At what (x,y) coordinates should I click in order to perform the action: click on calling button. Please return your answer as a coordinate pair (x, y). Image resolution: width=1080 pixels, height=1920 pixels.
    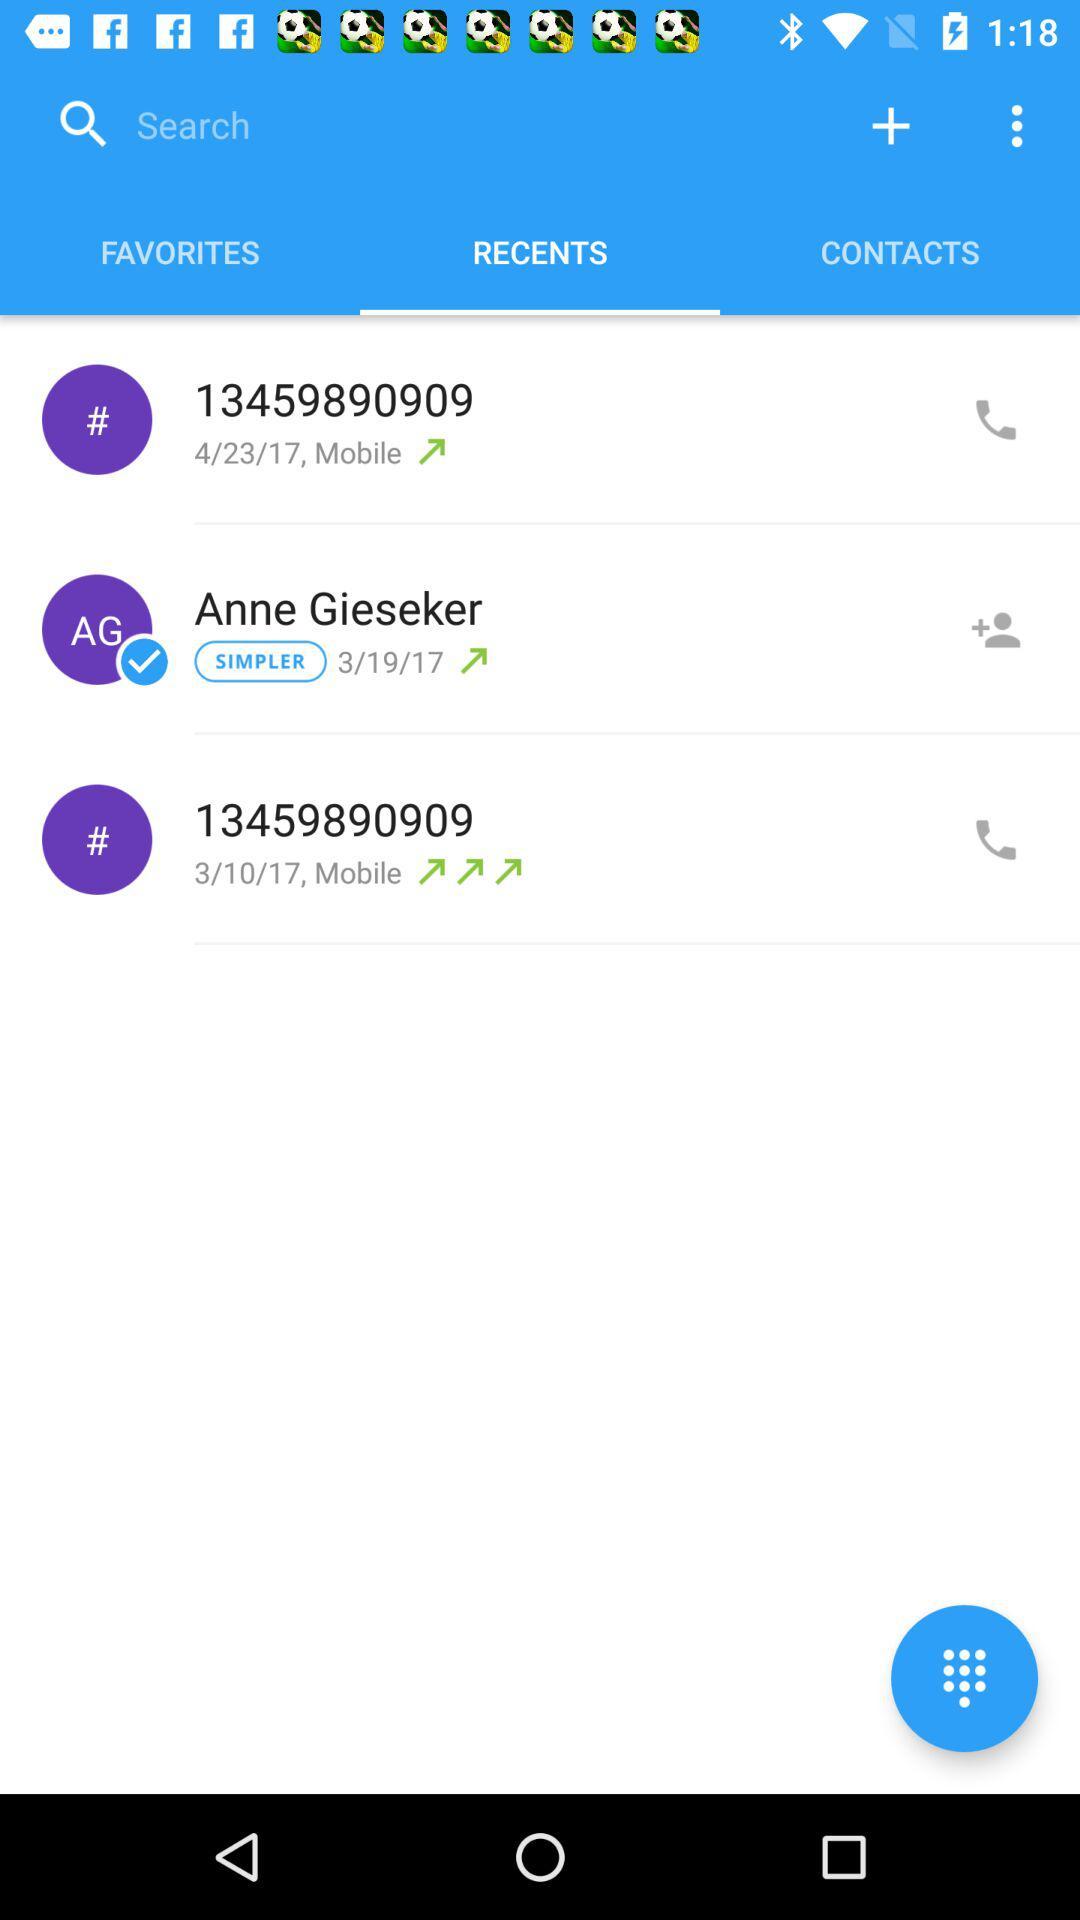
    Looking at the image, I should click on (995, 840).